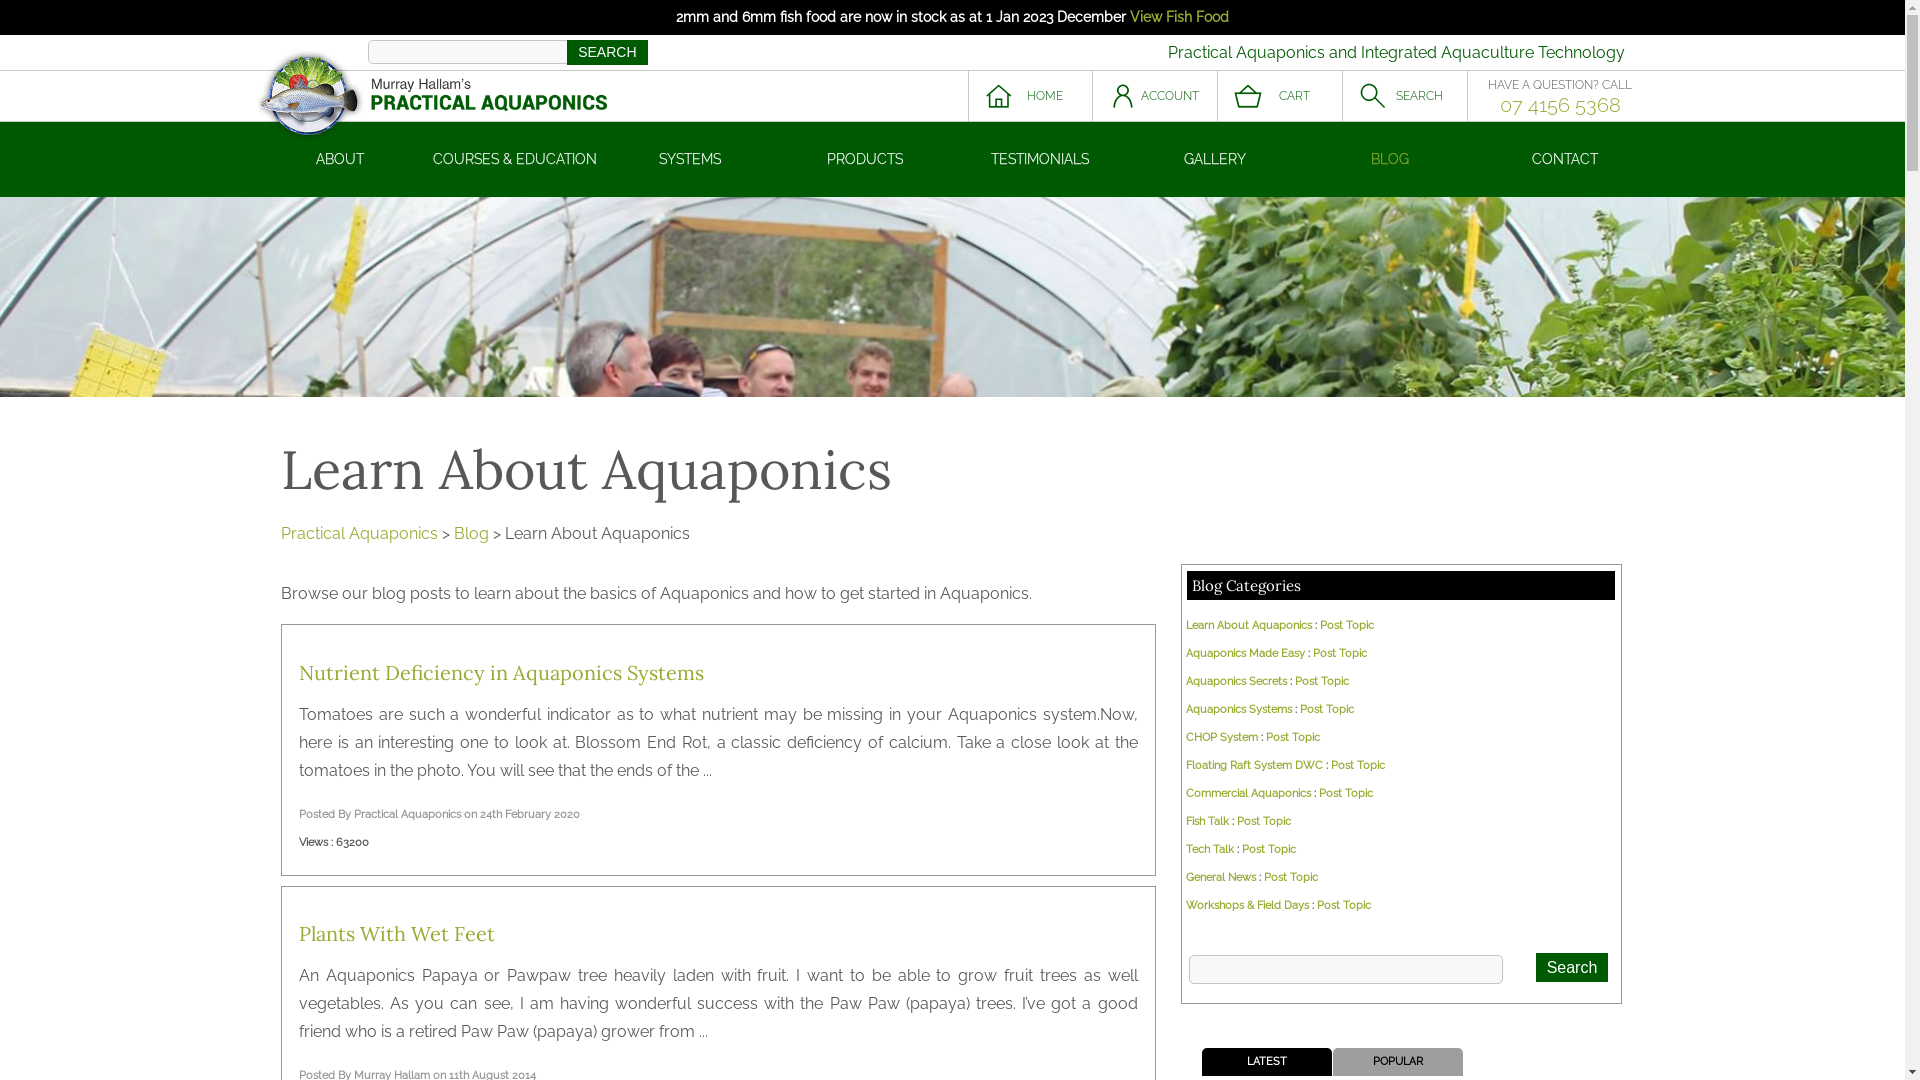  Describe the element at coordinates (1262, 821) in the screenshot. I see `'Post Topic'` at that location.